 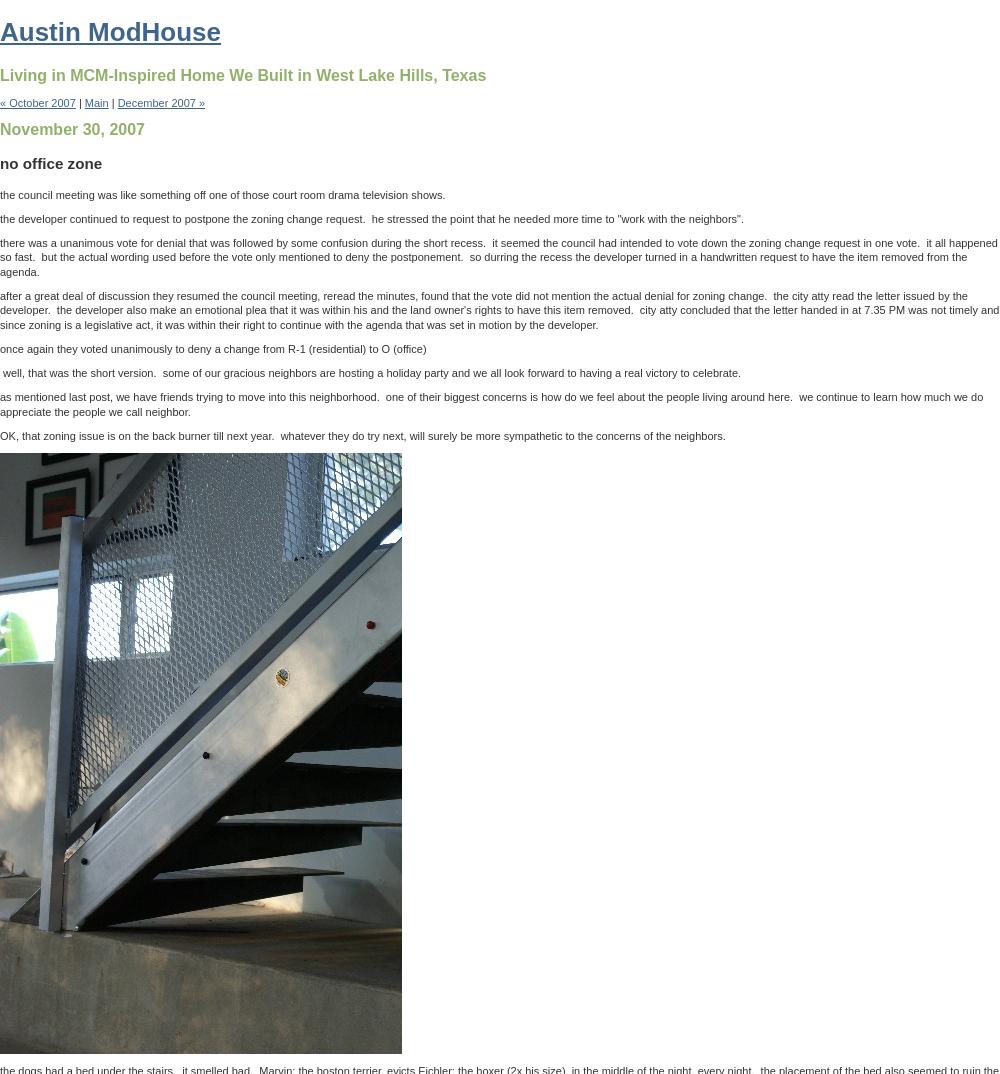 I want to click on '« October 2007', so click(x=0, y=102).